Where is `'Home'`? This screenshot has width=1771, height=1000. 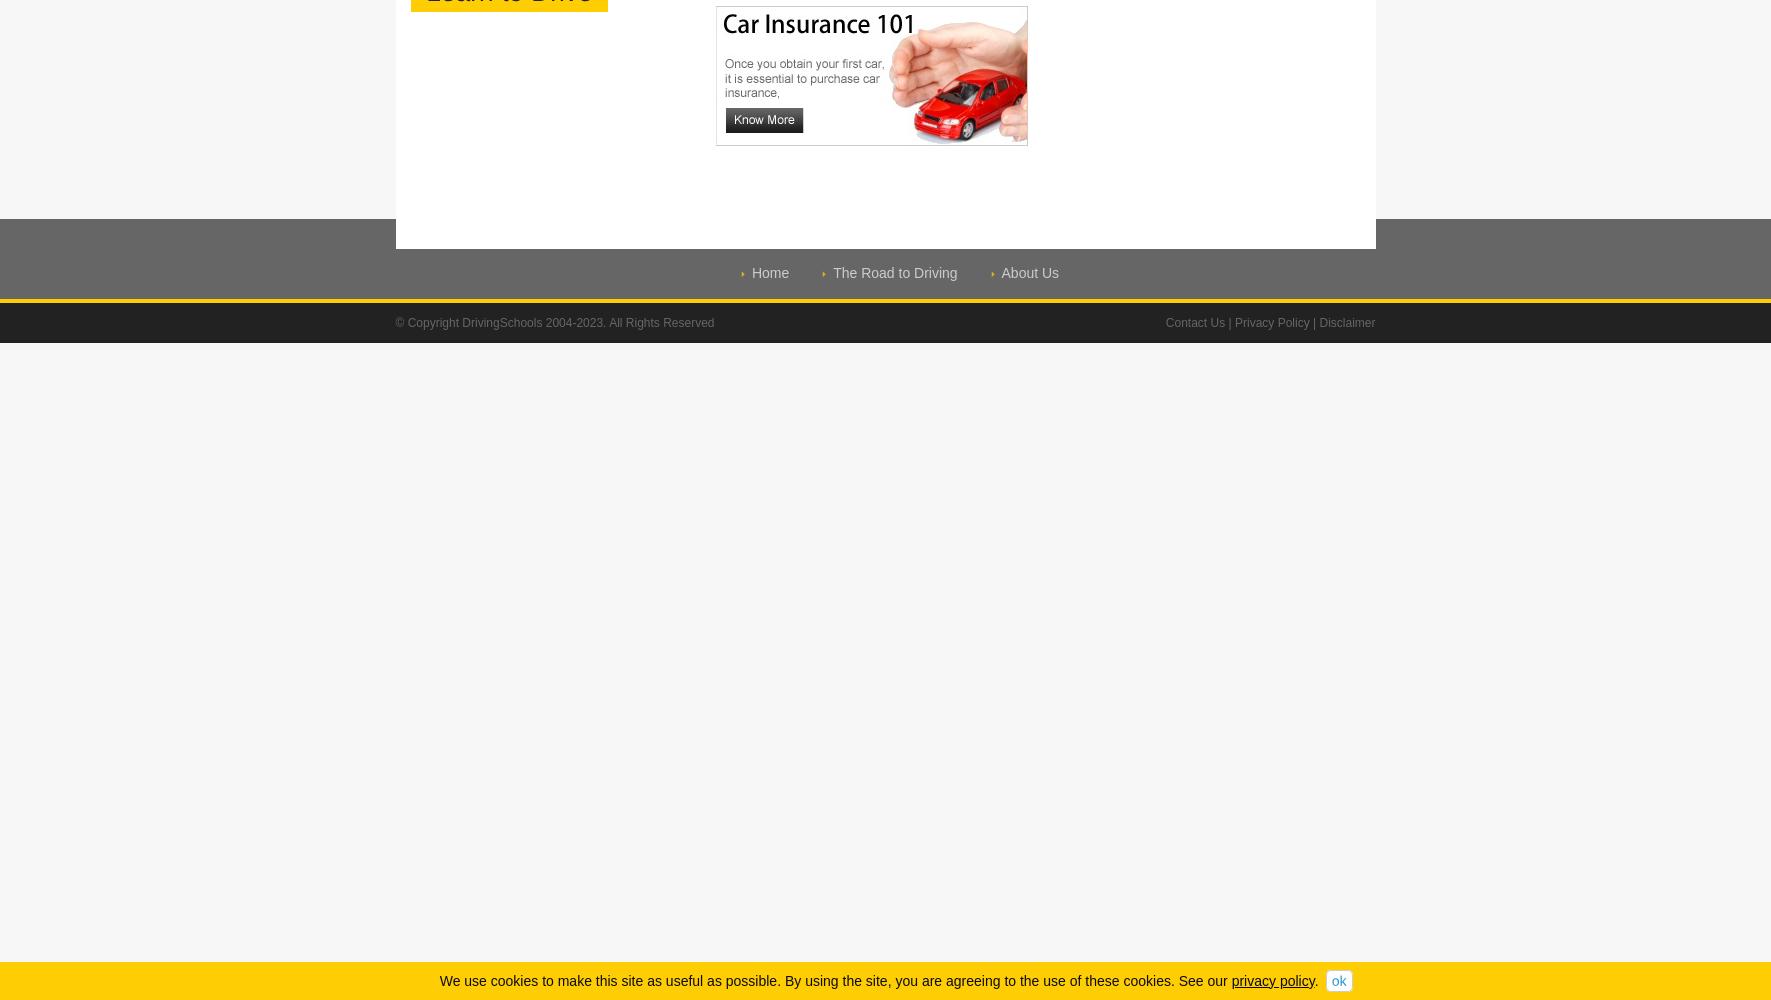 'Home' is located at coordinates (769, 273).